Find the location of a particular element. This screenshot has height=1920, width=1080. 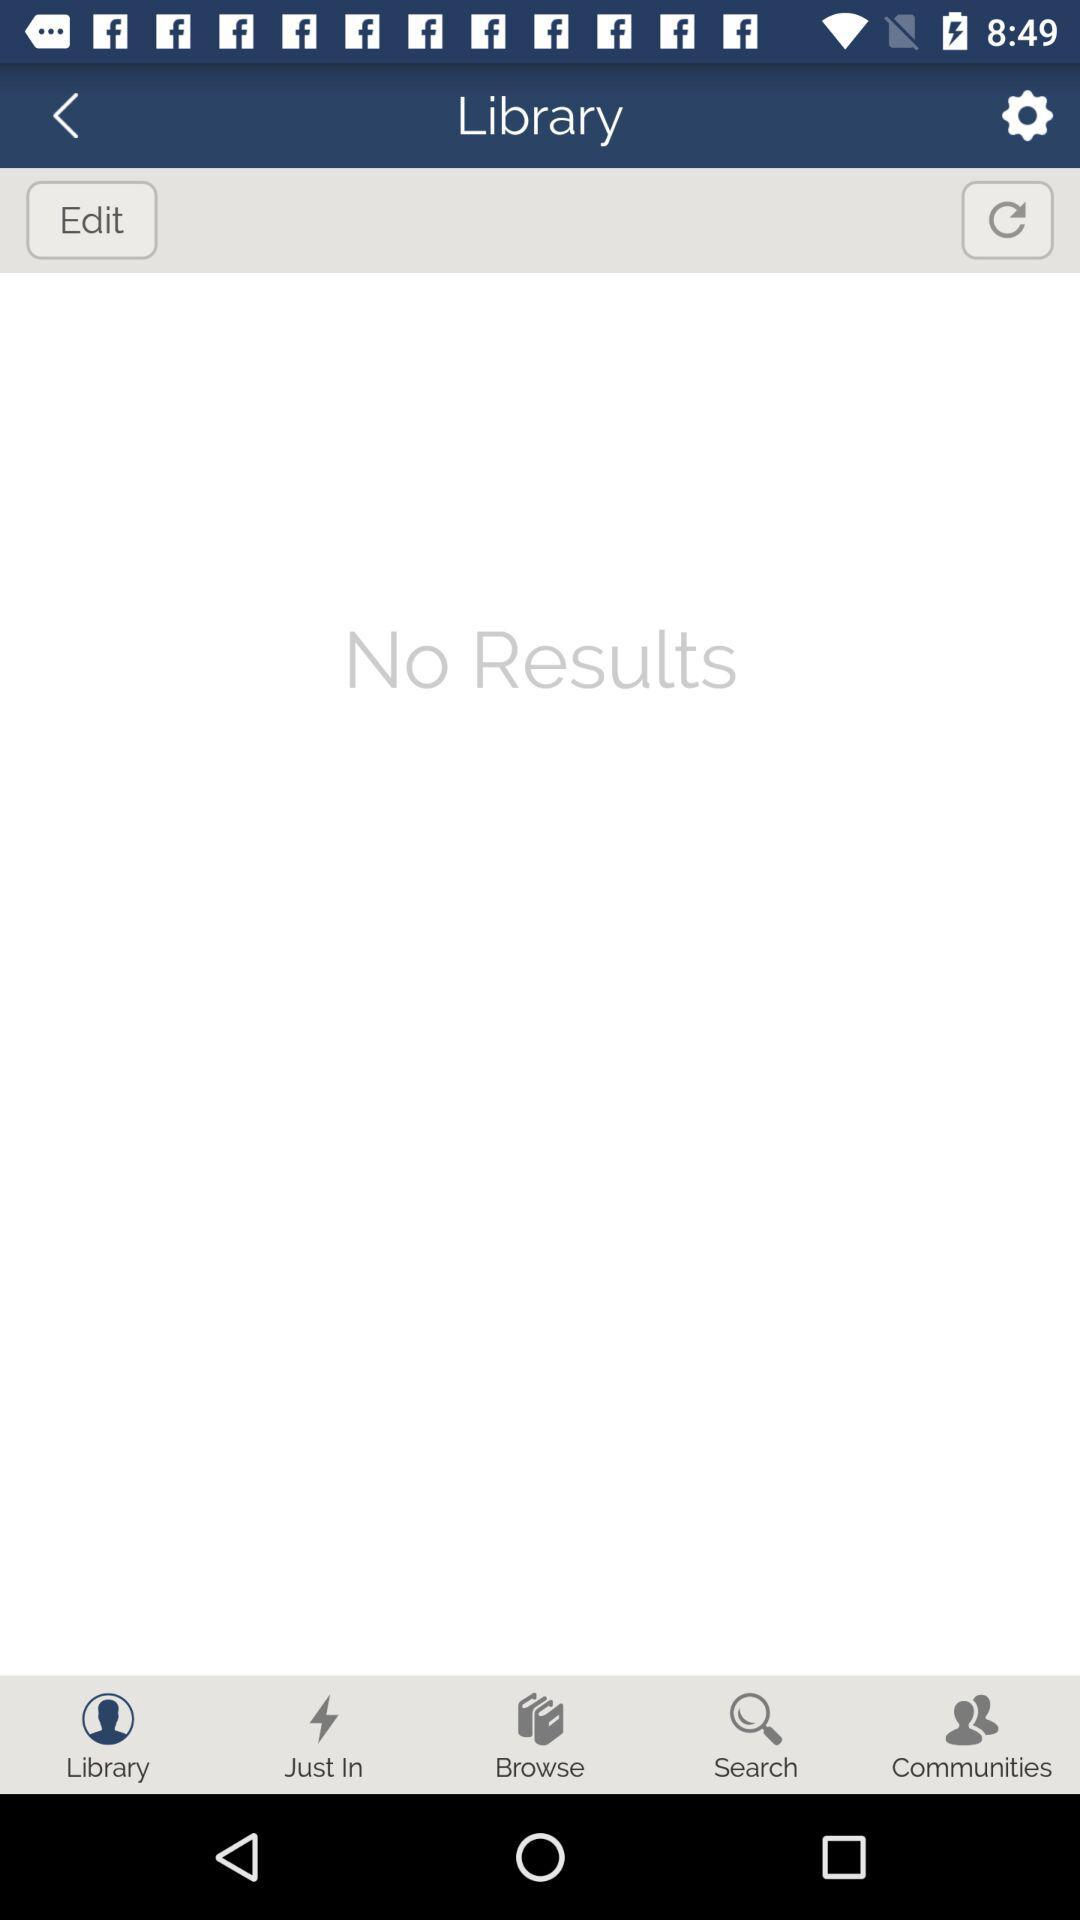

the arrow_backward icon is located at coordinates (77, 114).